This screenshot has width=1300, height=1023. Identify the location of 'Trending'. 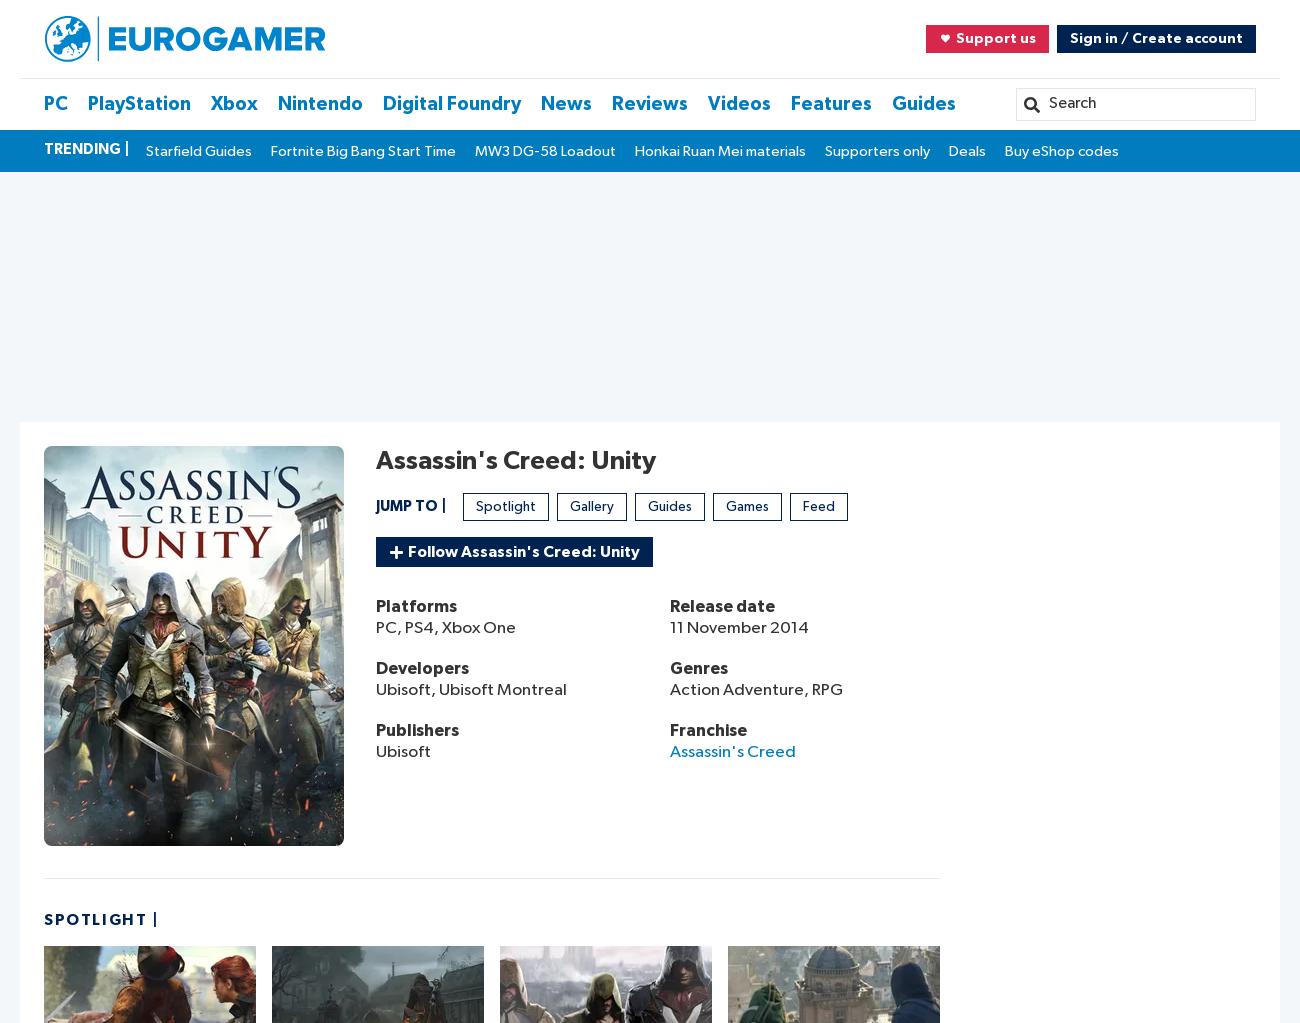
(82, 148).